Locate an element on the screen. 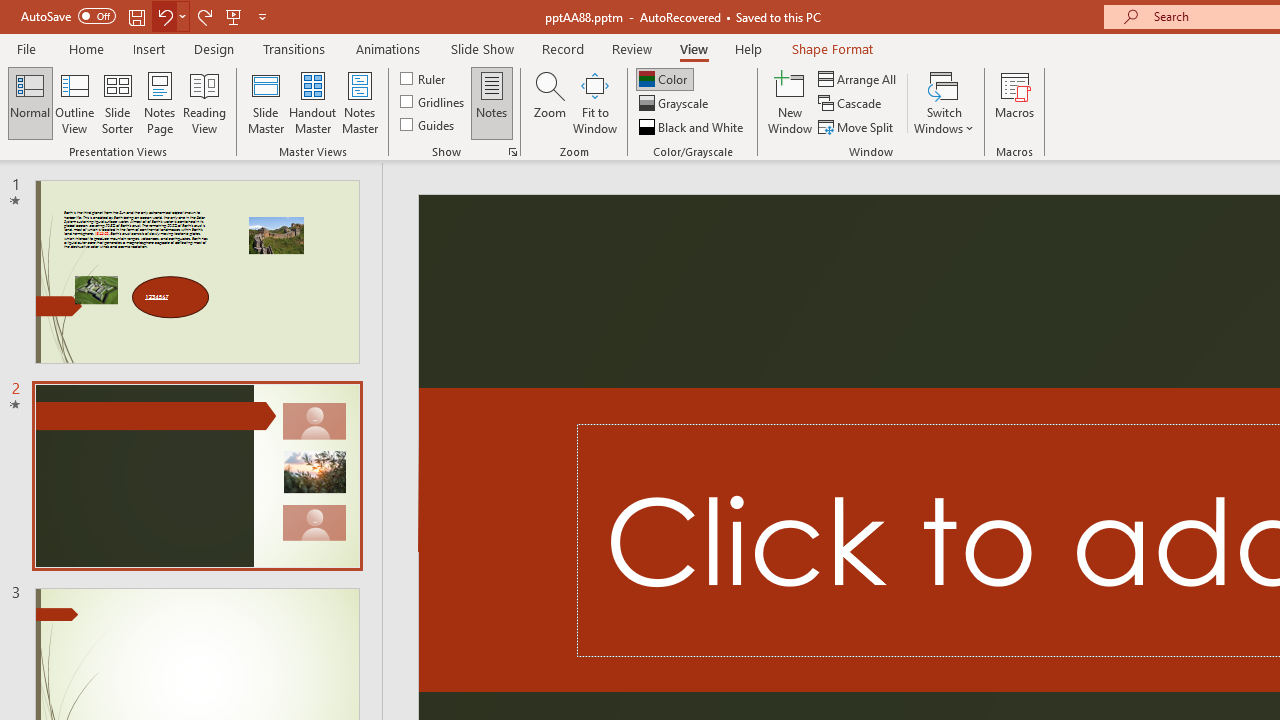 This screenshot has width=1280, height=720. 'Gridlines' is located at coordinates (432, 101).